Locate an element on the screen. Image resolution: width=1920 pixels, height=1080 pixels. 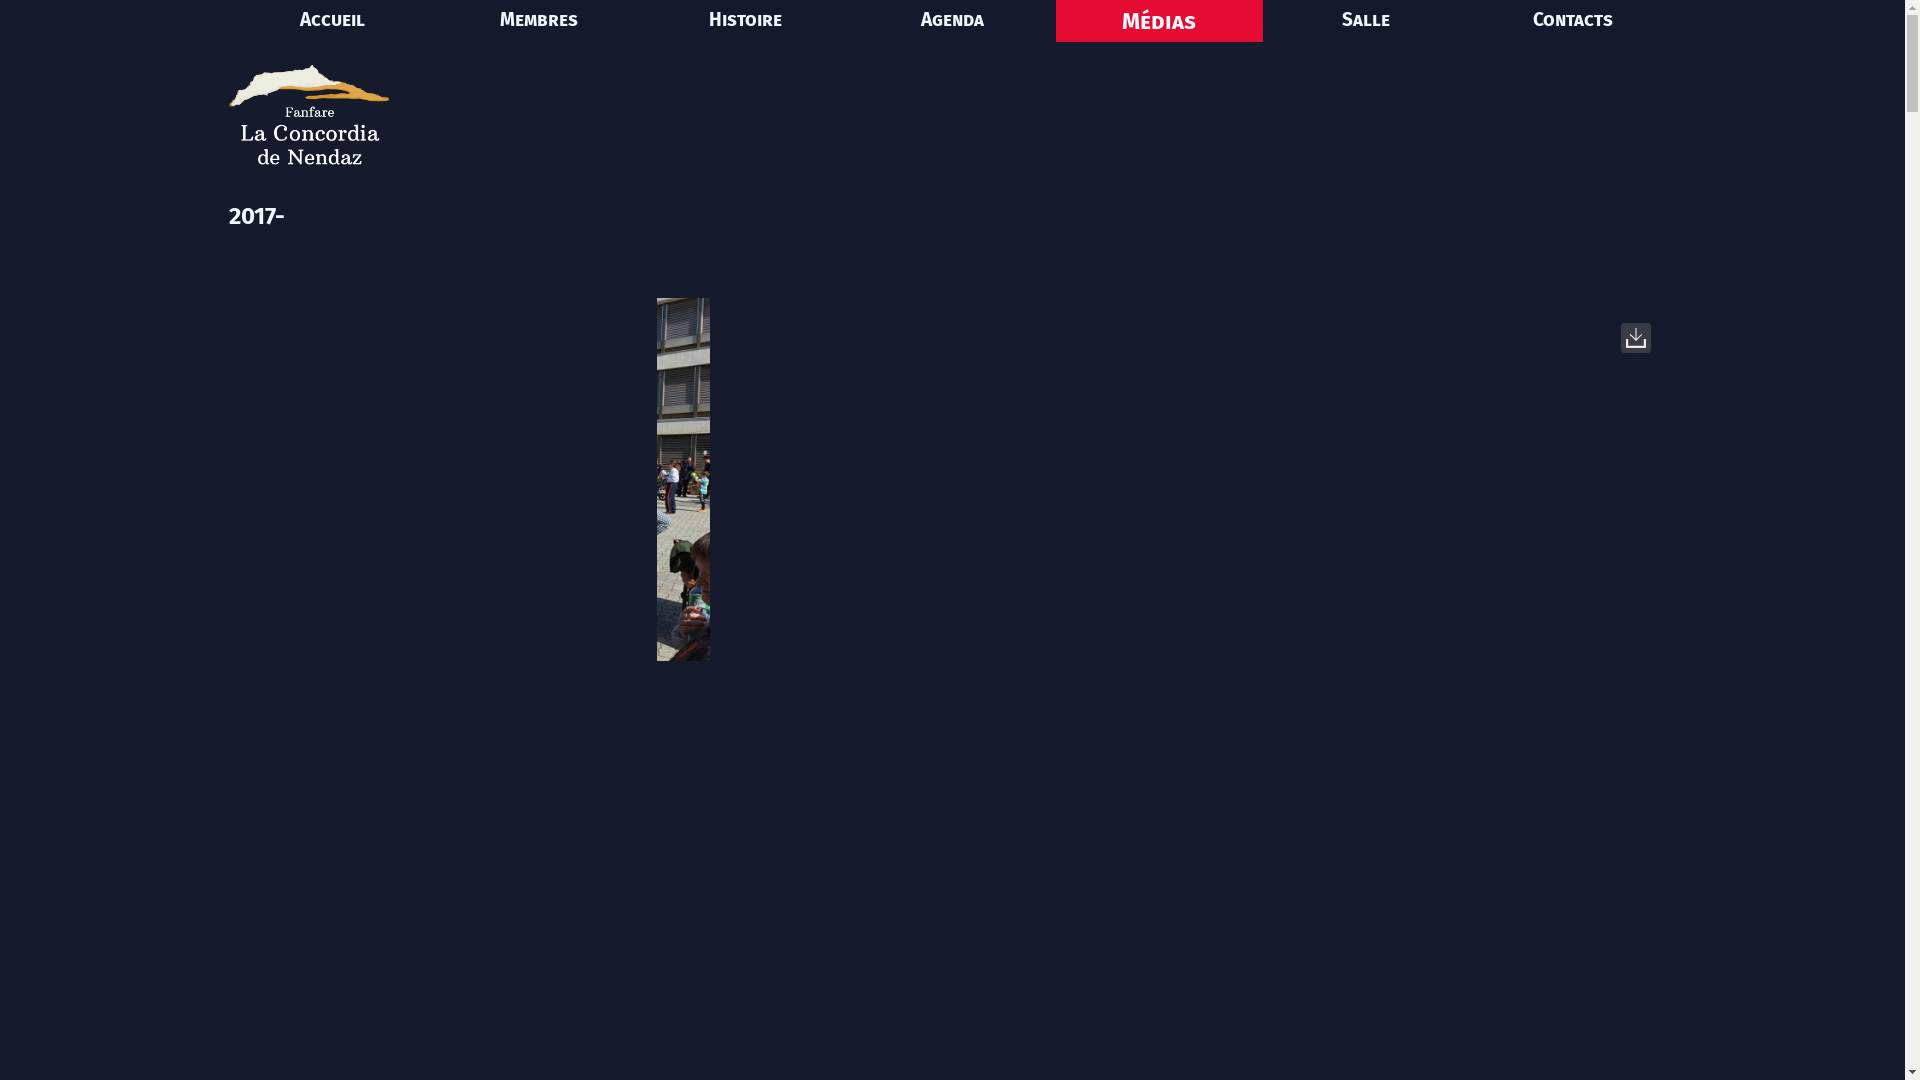
'Contacts' is located at coordinates (1572, 20).